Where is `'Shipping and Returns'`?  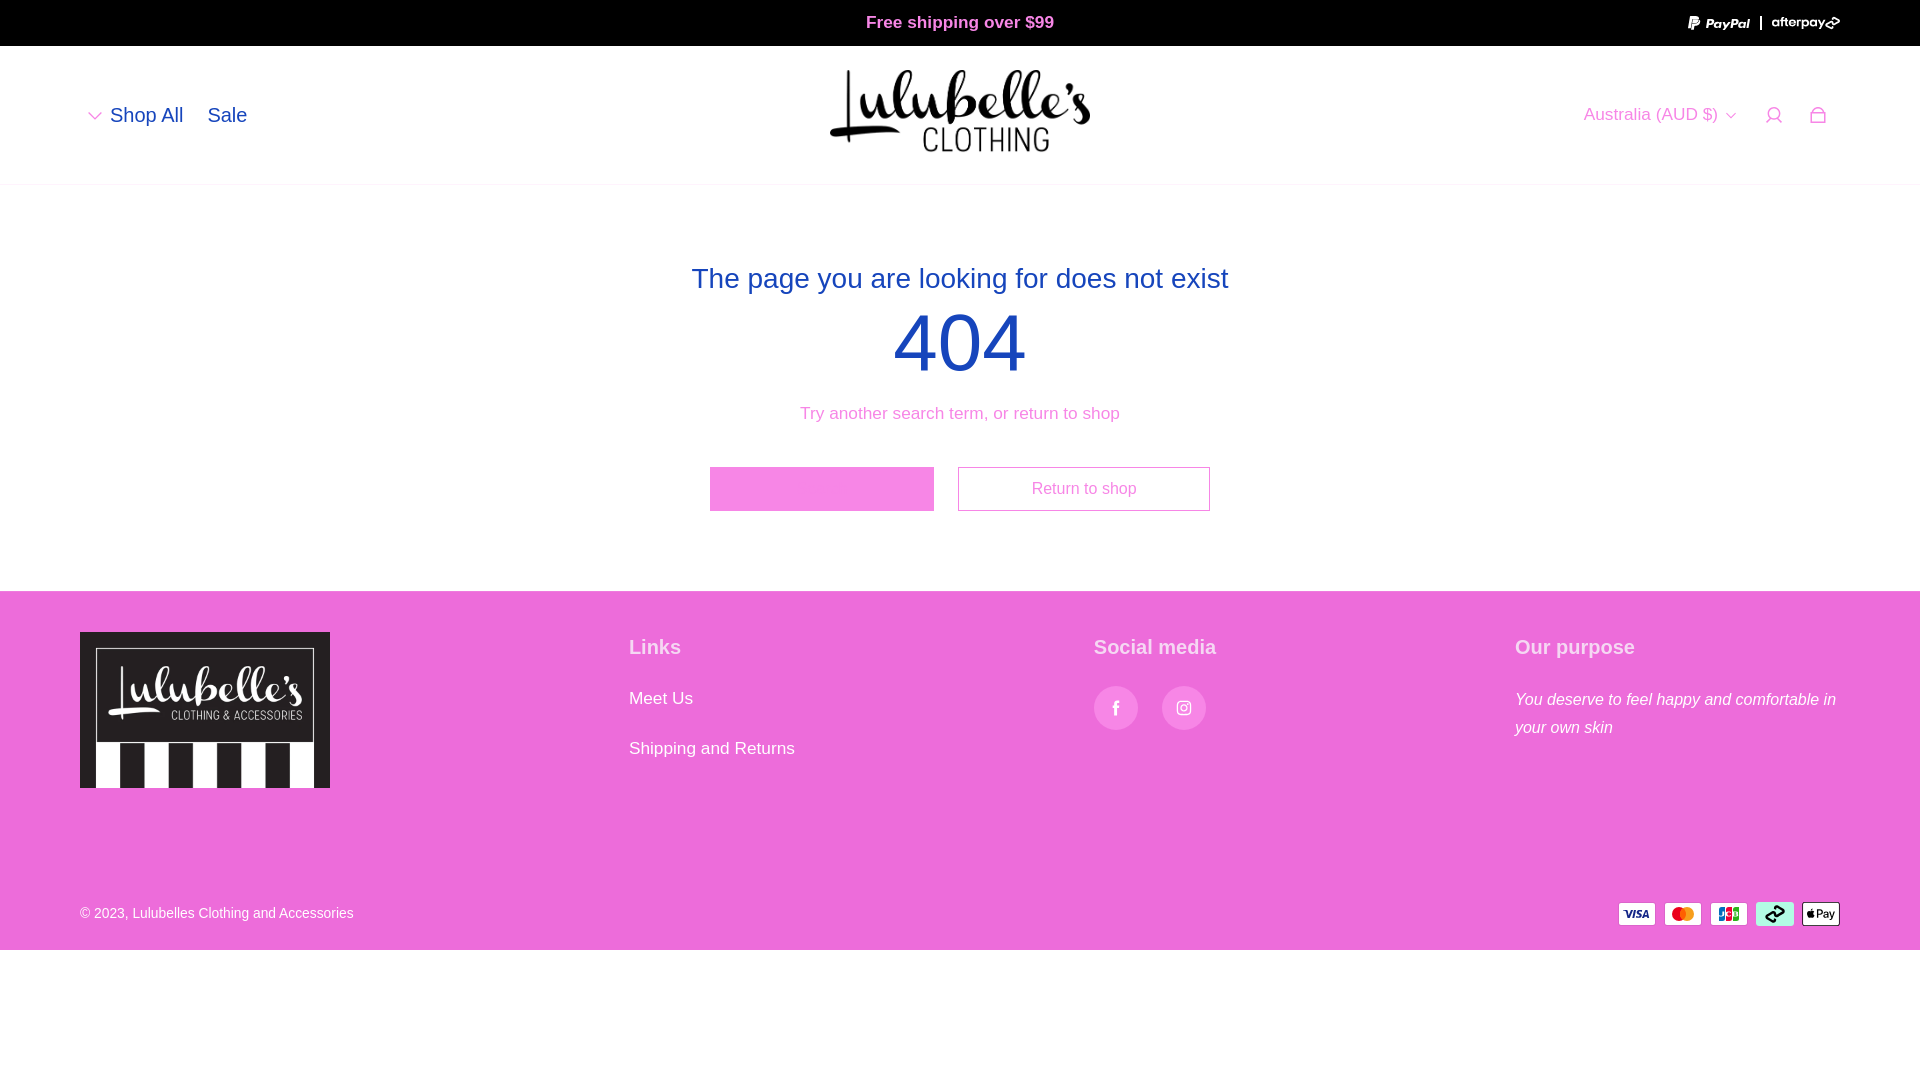 'Shipping and Returns' is located at coordinates (627, 748).